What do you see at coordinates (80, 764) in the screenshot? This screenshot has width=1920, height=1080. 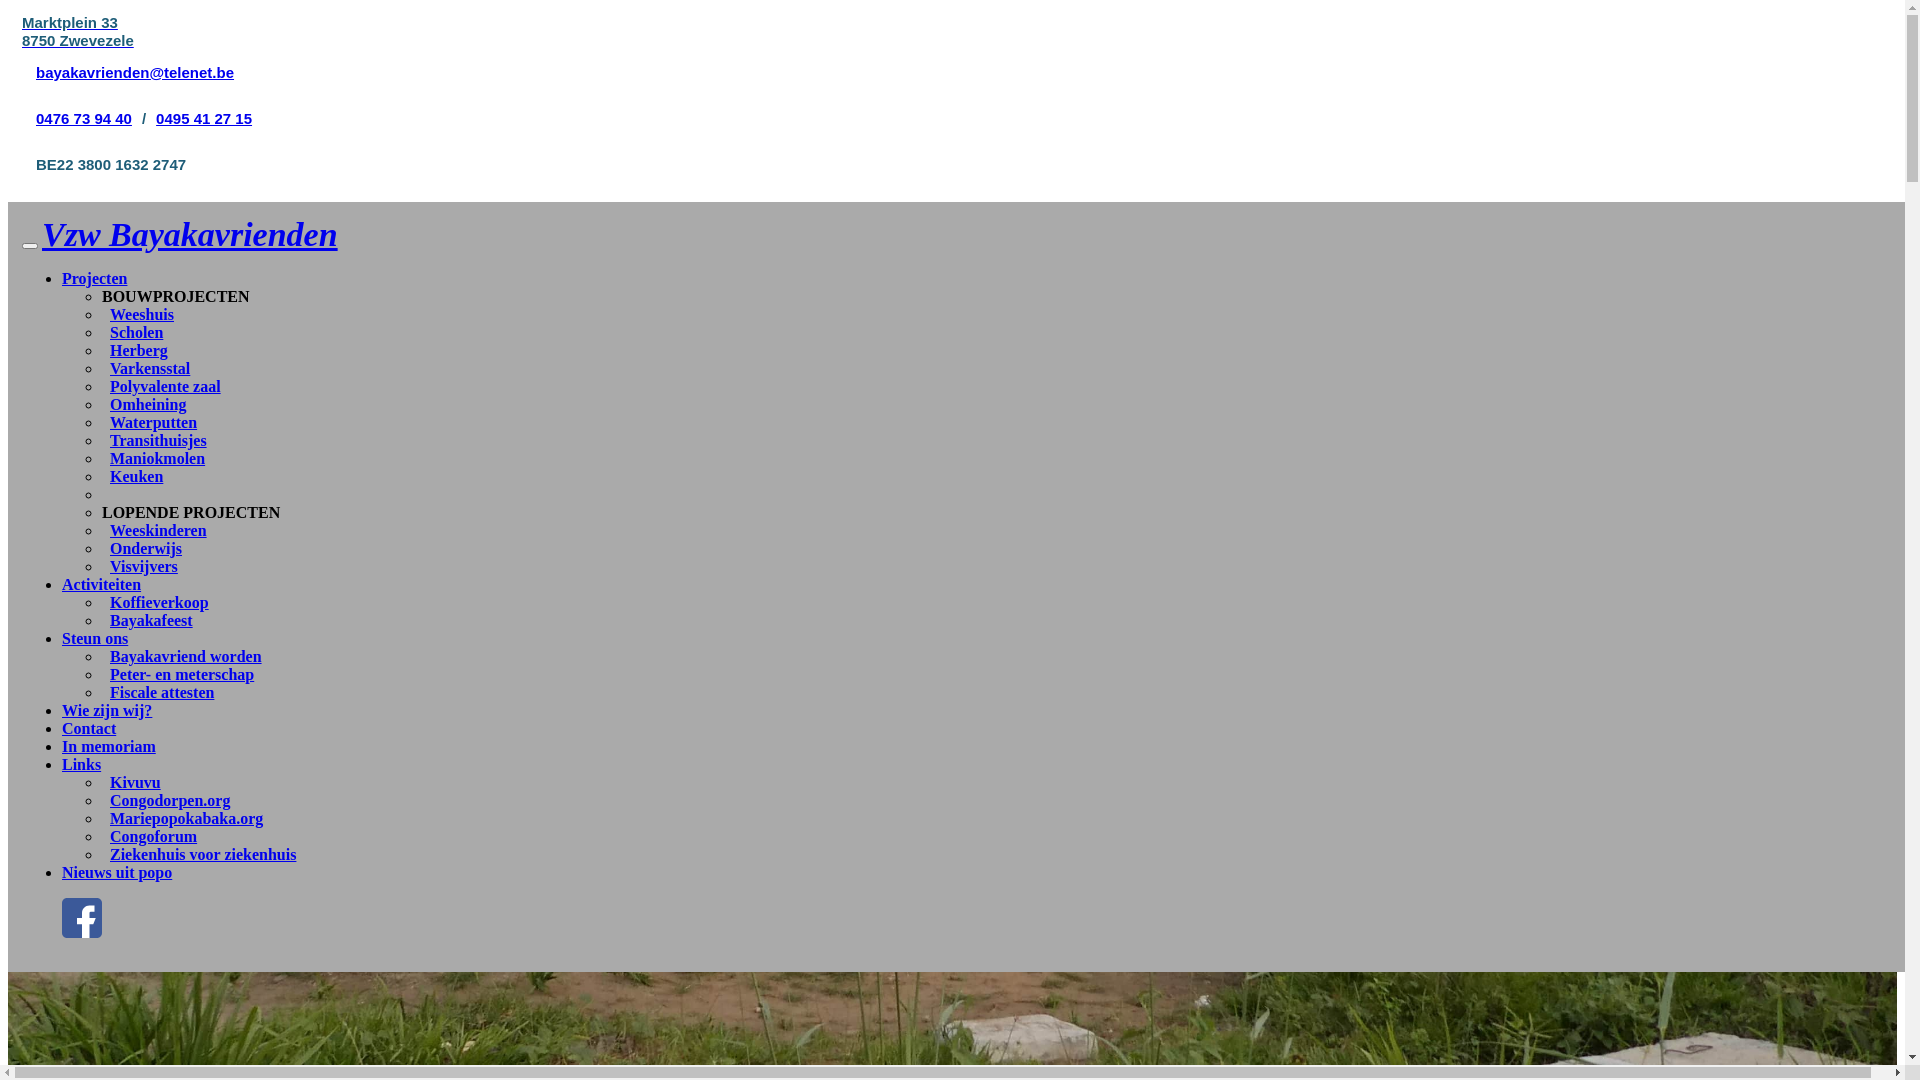 I see `'Links'` at bounding box center [80, 764].